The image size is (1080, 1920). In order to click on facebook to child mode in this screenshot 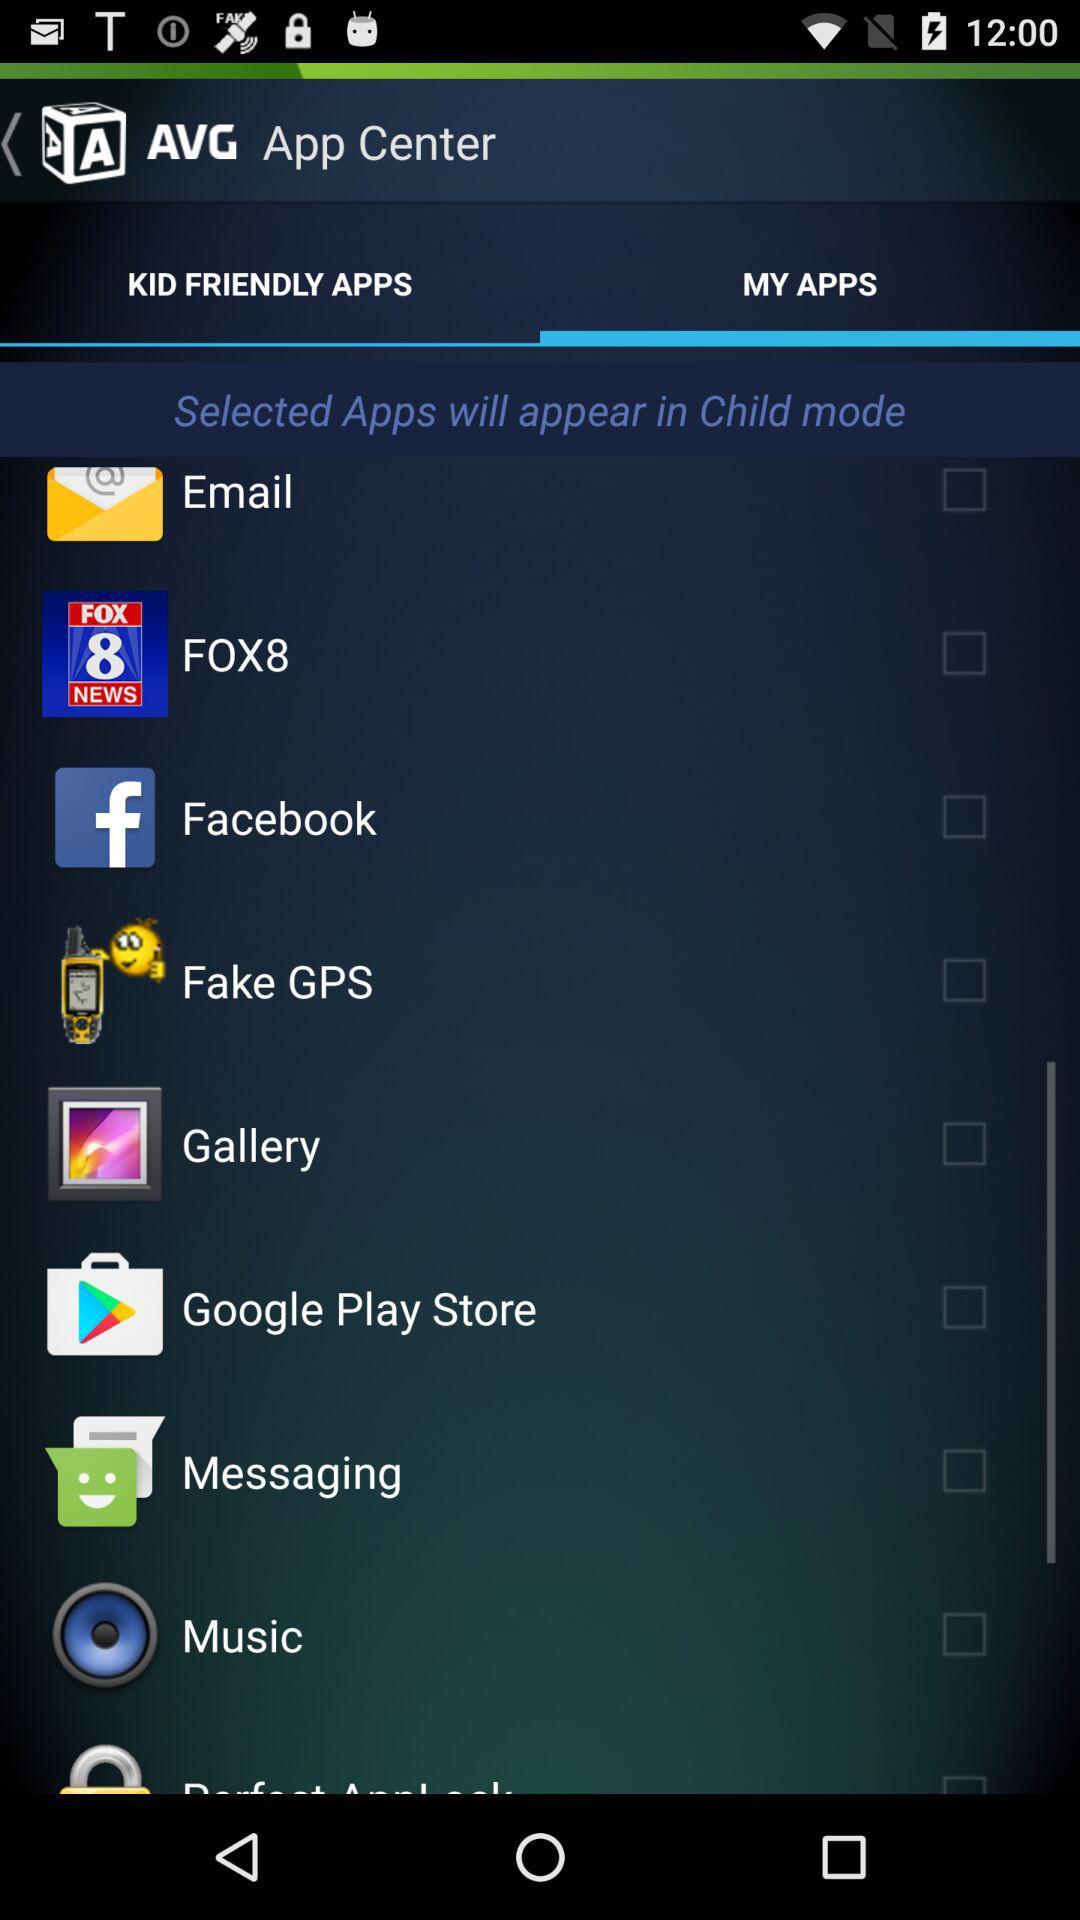, I will do `click(104, 817)`.